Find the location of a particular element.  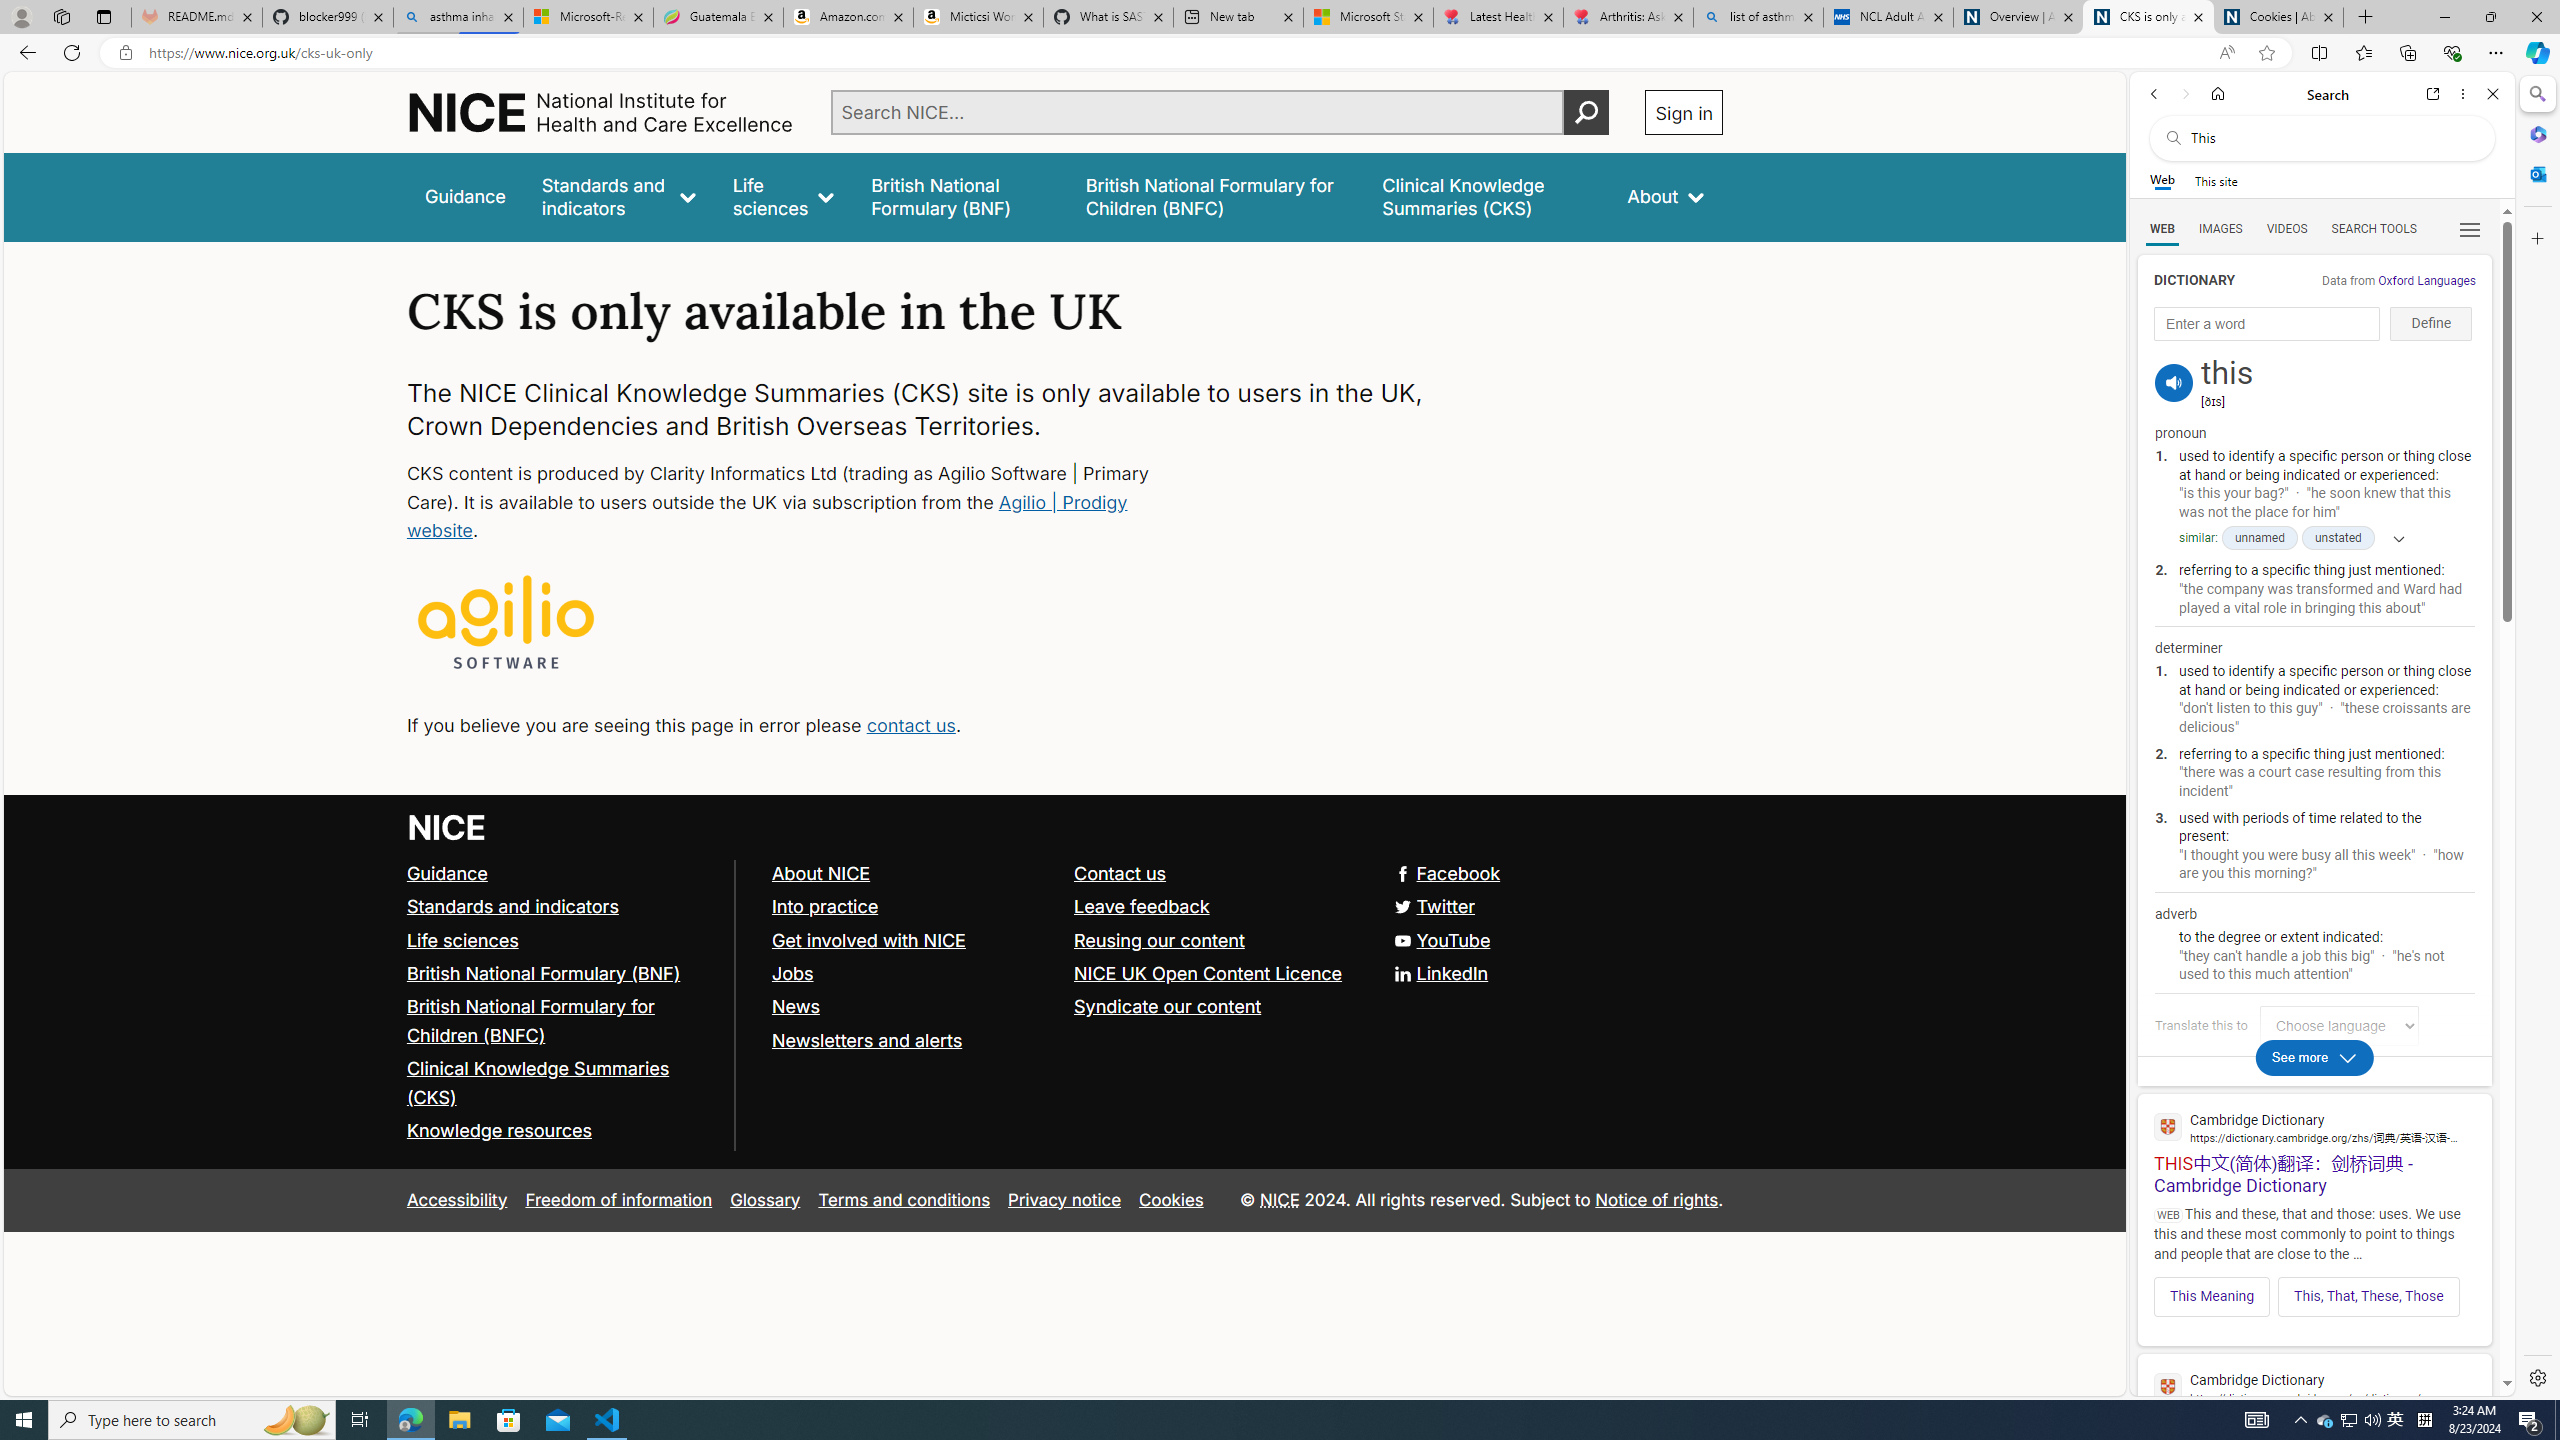

'Search Filter, Search Tools' is located at coordinates (2373, 227).